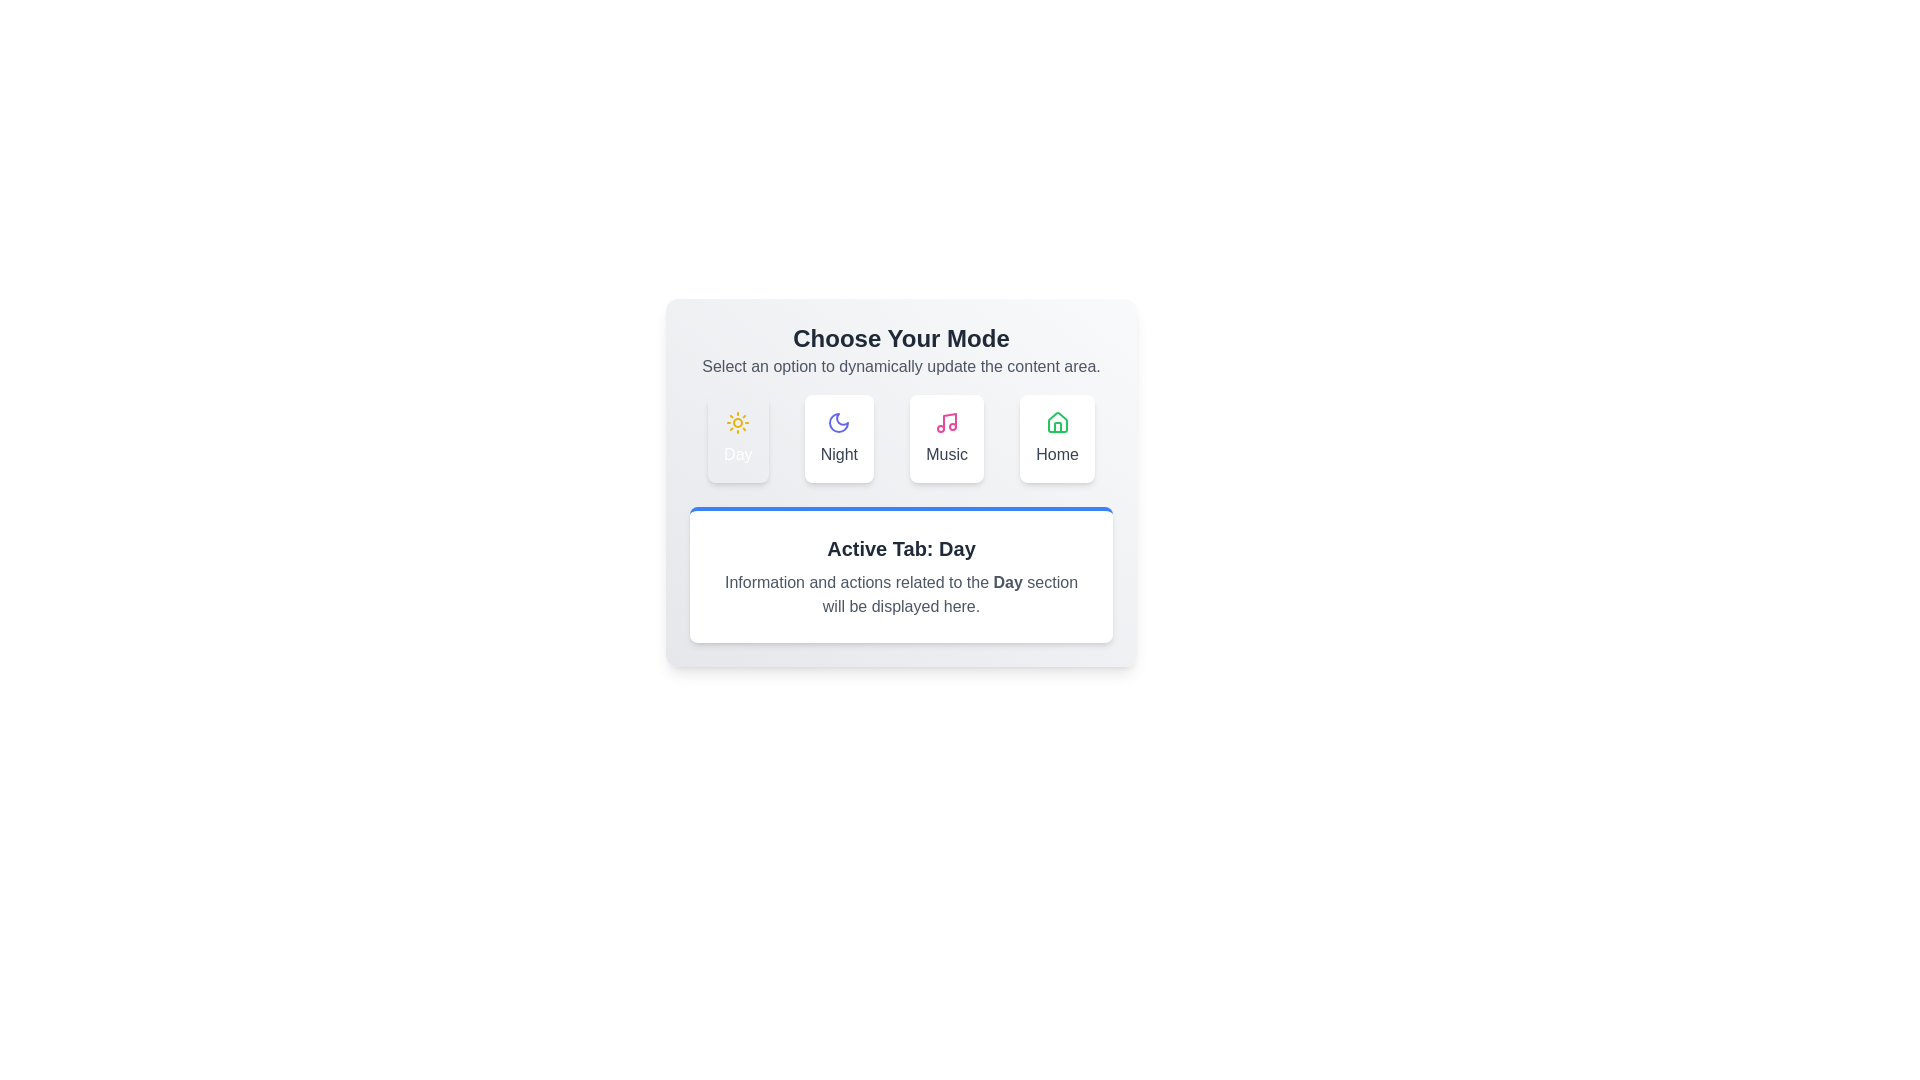  What do you see at coordinates (839, 422) in the screenshot?
I see `the representation of the 'Night' mode icon, which is the second button in the row beneath the 'Choose Your Mode' heading` at bounding box center [839, 422].